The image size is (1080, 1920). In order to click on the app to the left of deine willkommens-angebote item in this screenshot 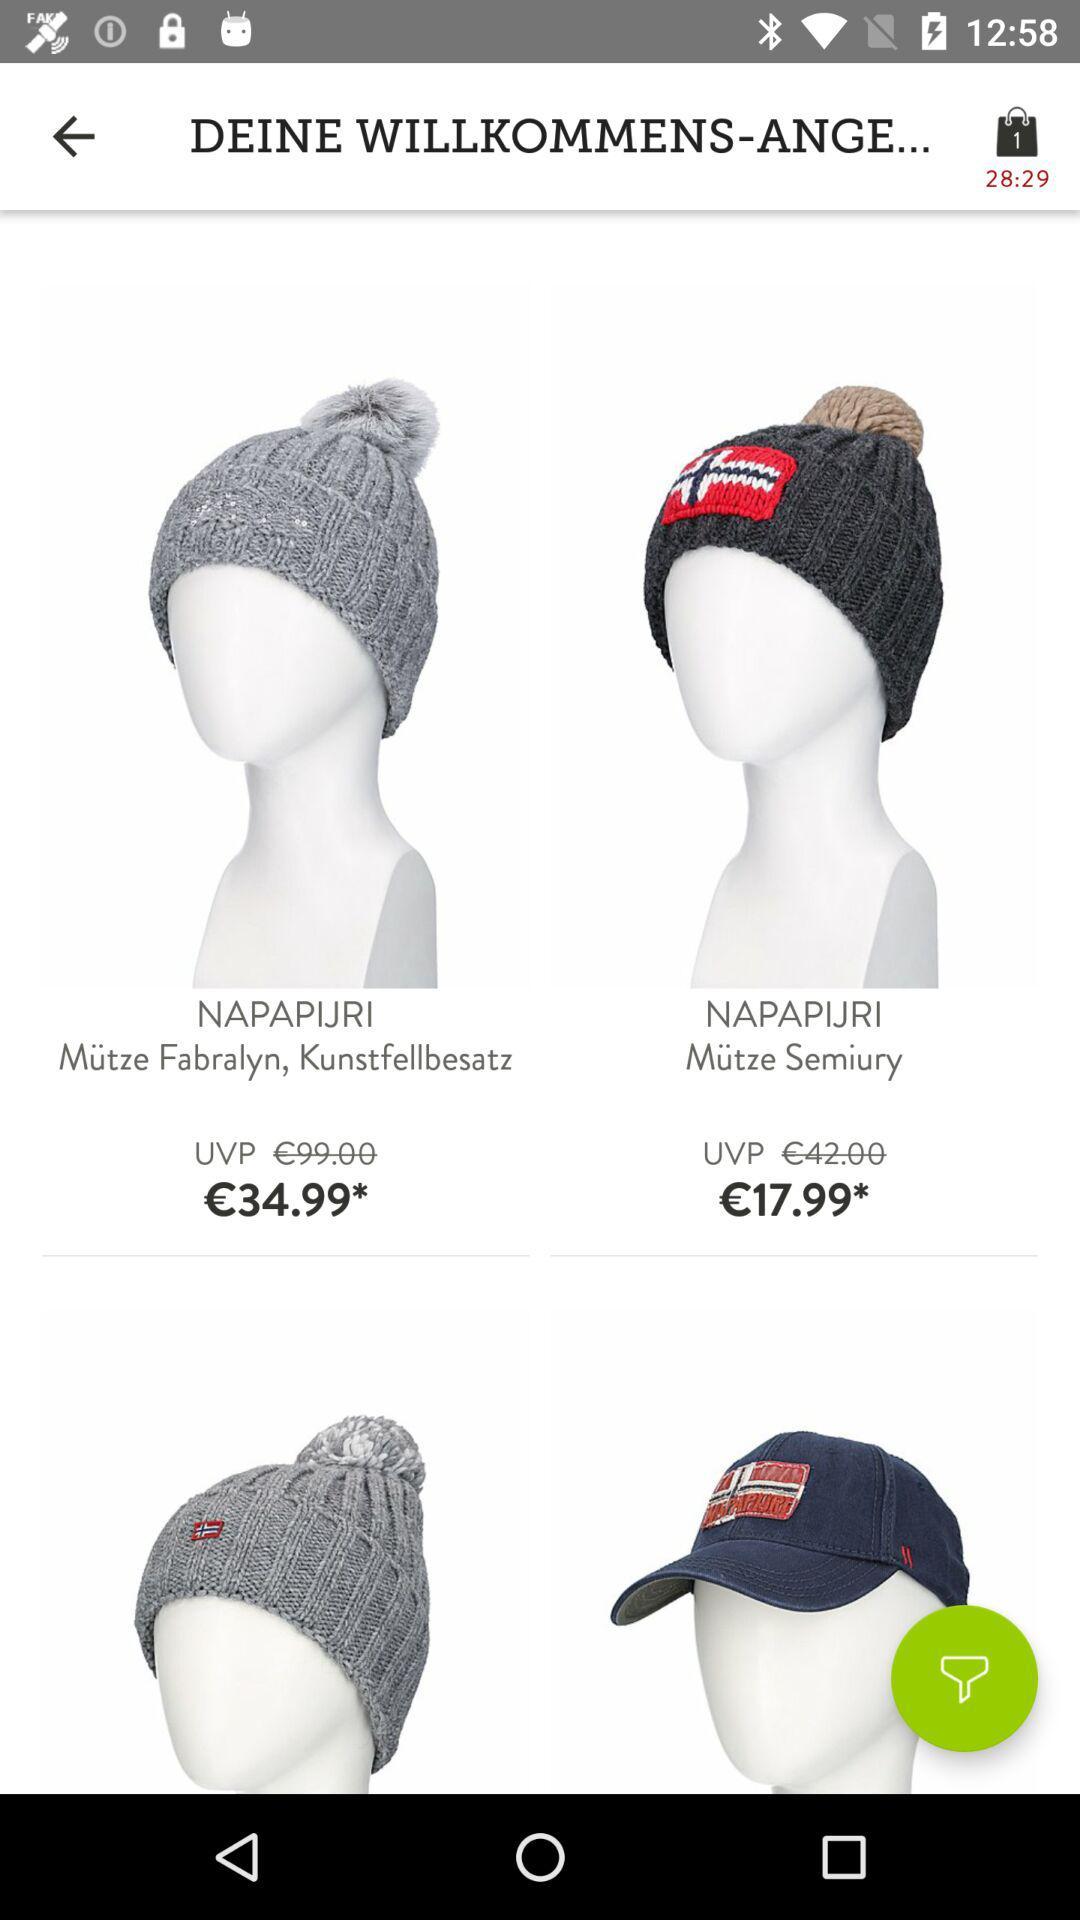, I will do `click(72, 135)`.